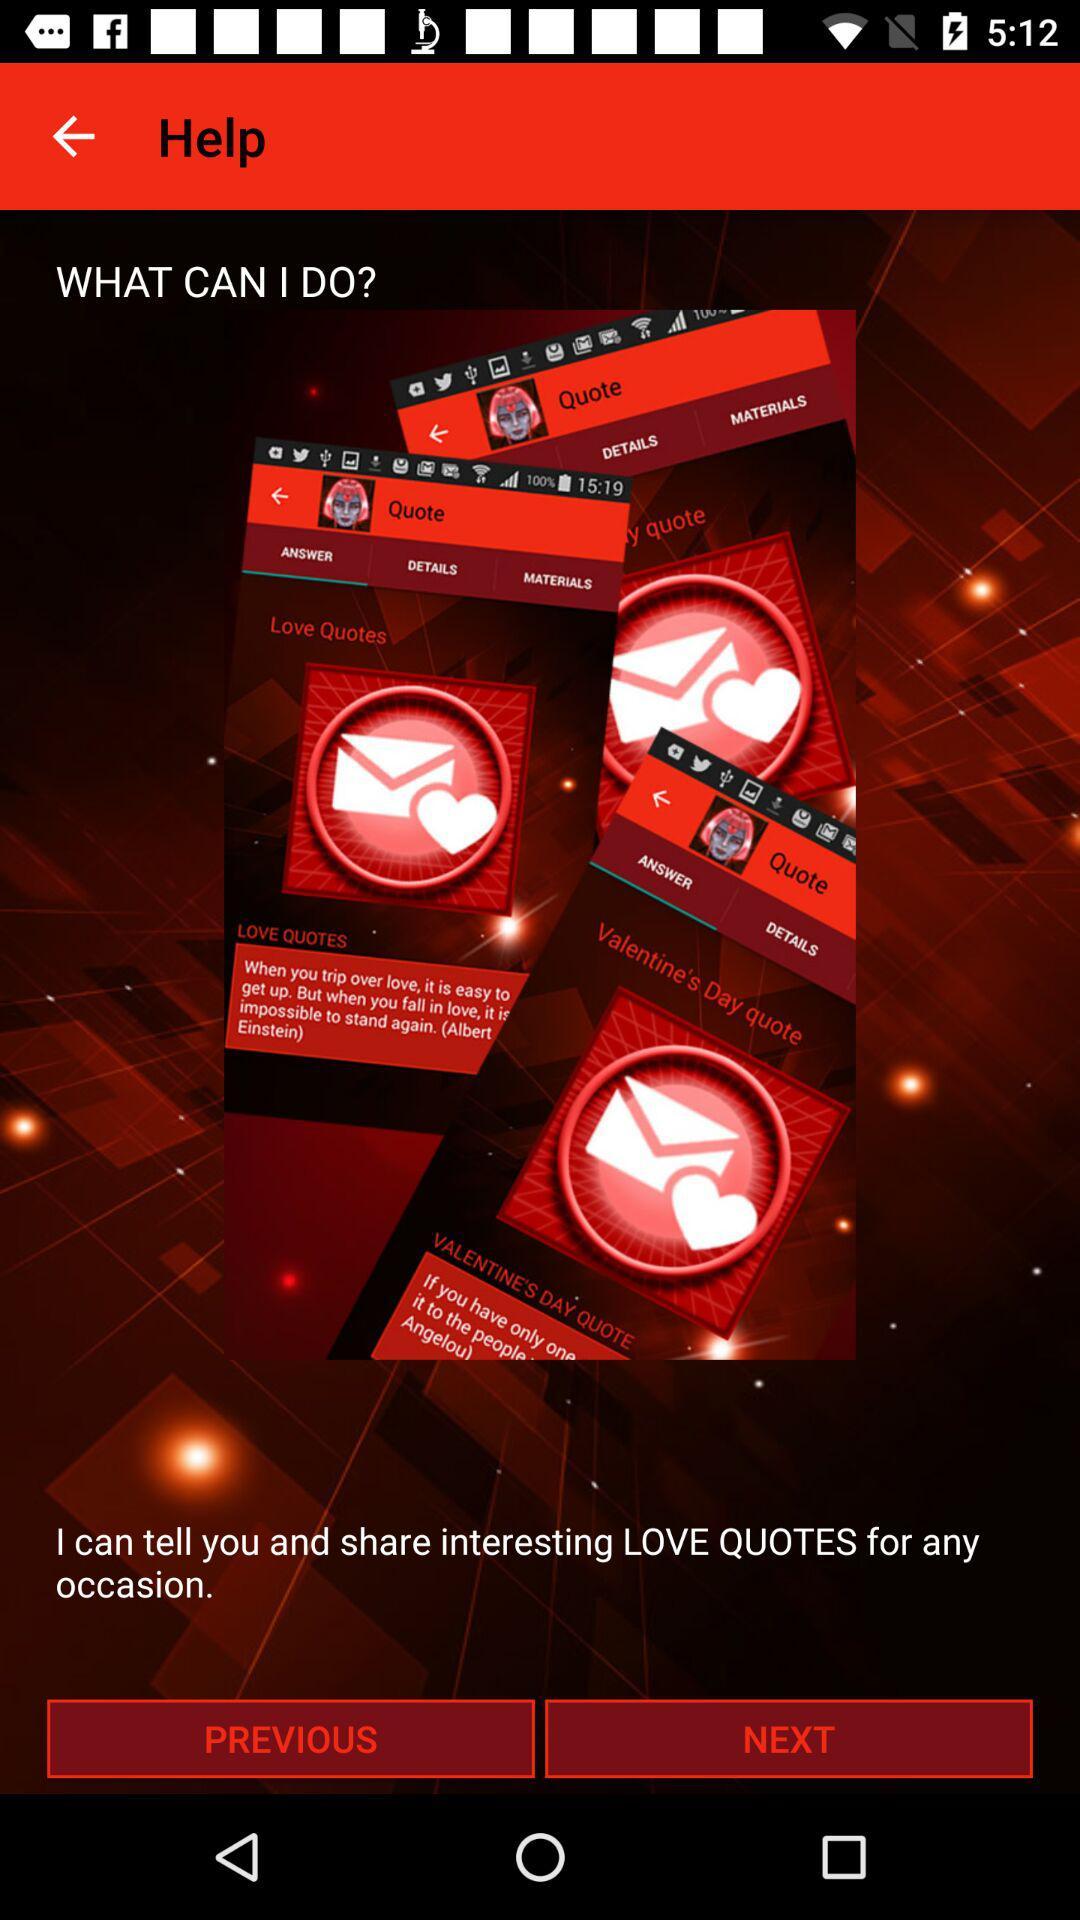 The height and width of the screenshot is (1920, 1080). What do you see at coordinates (788, 1737) in the screenshot?
I see `the icon next to the previous icon` at bounding box center [788, 1737].